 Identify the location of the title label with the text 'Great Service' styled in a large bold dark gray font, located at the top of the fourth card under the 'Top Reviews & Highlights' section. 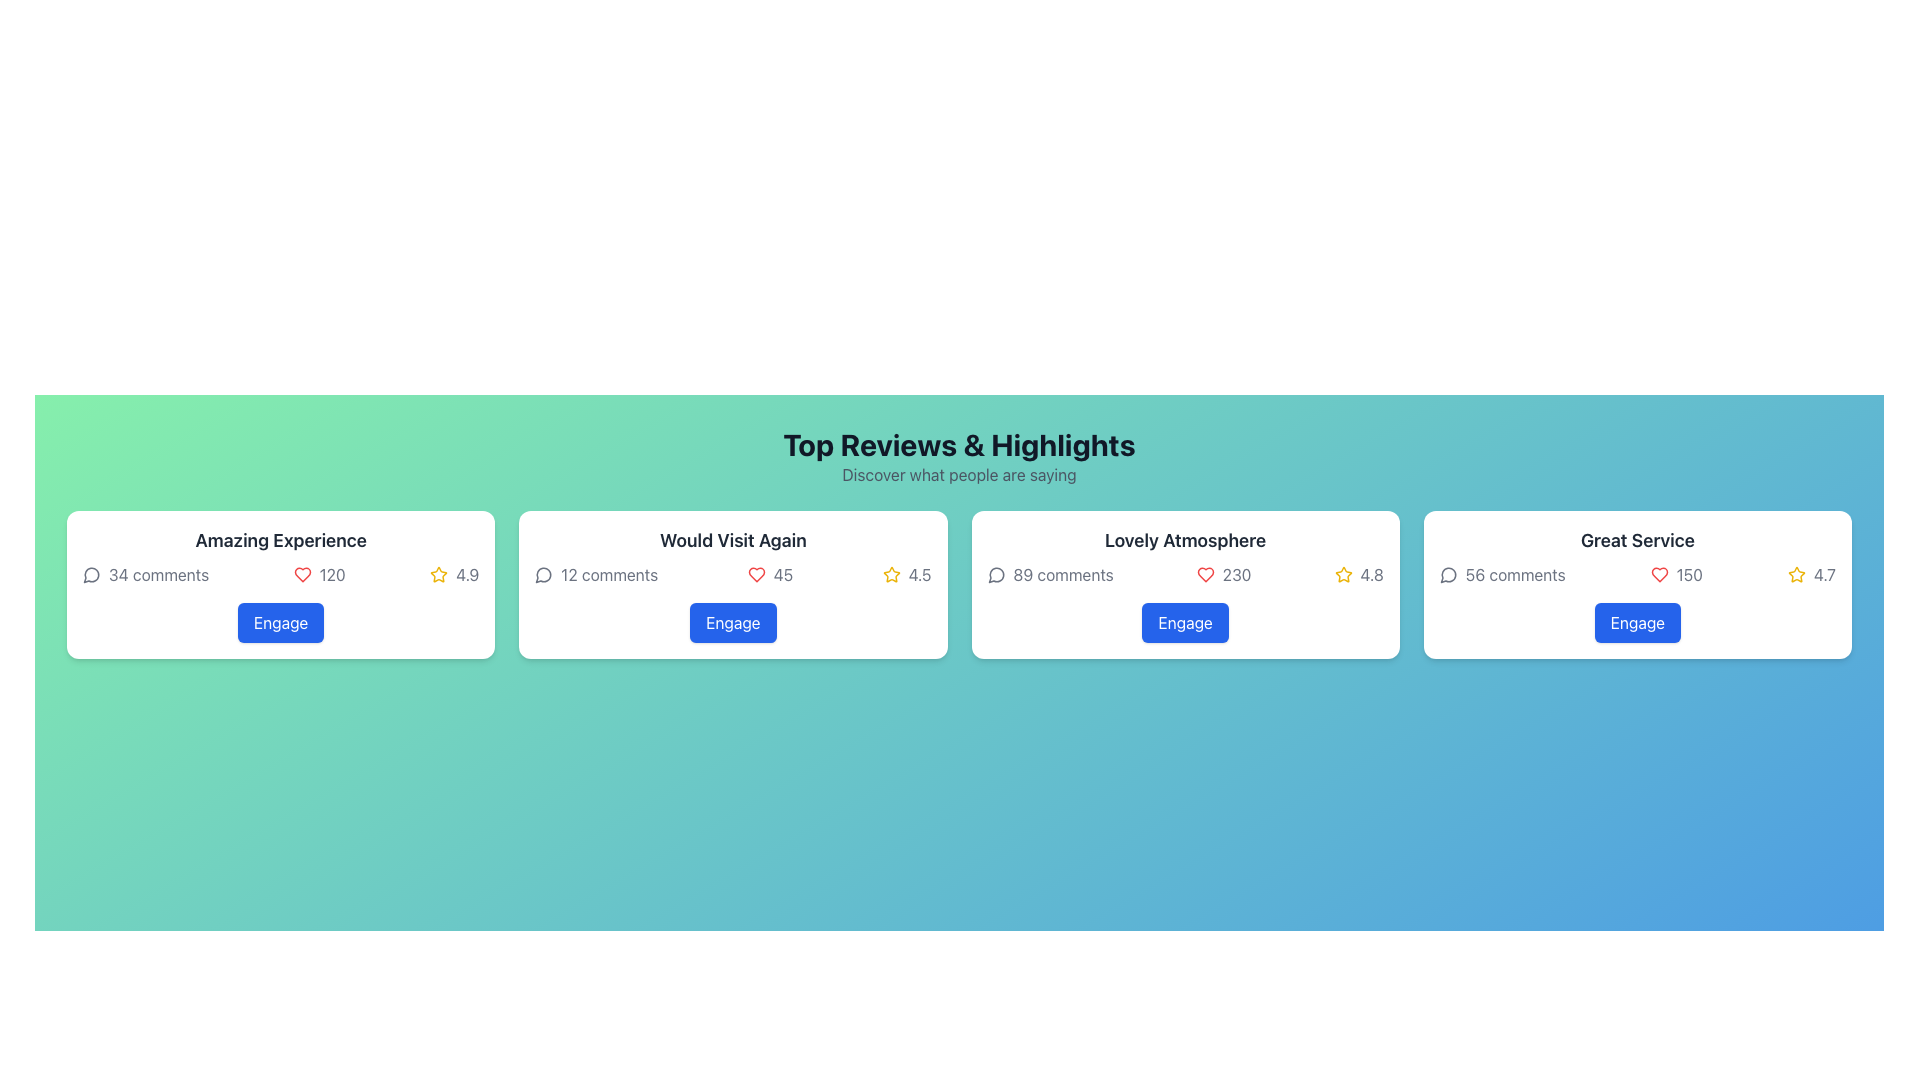
(1637, 540).